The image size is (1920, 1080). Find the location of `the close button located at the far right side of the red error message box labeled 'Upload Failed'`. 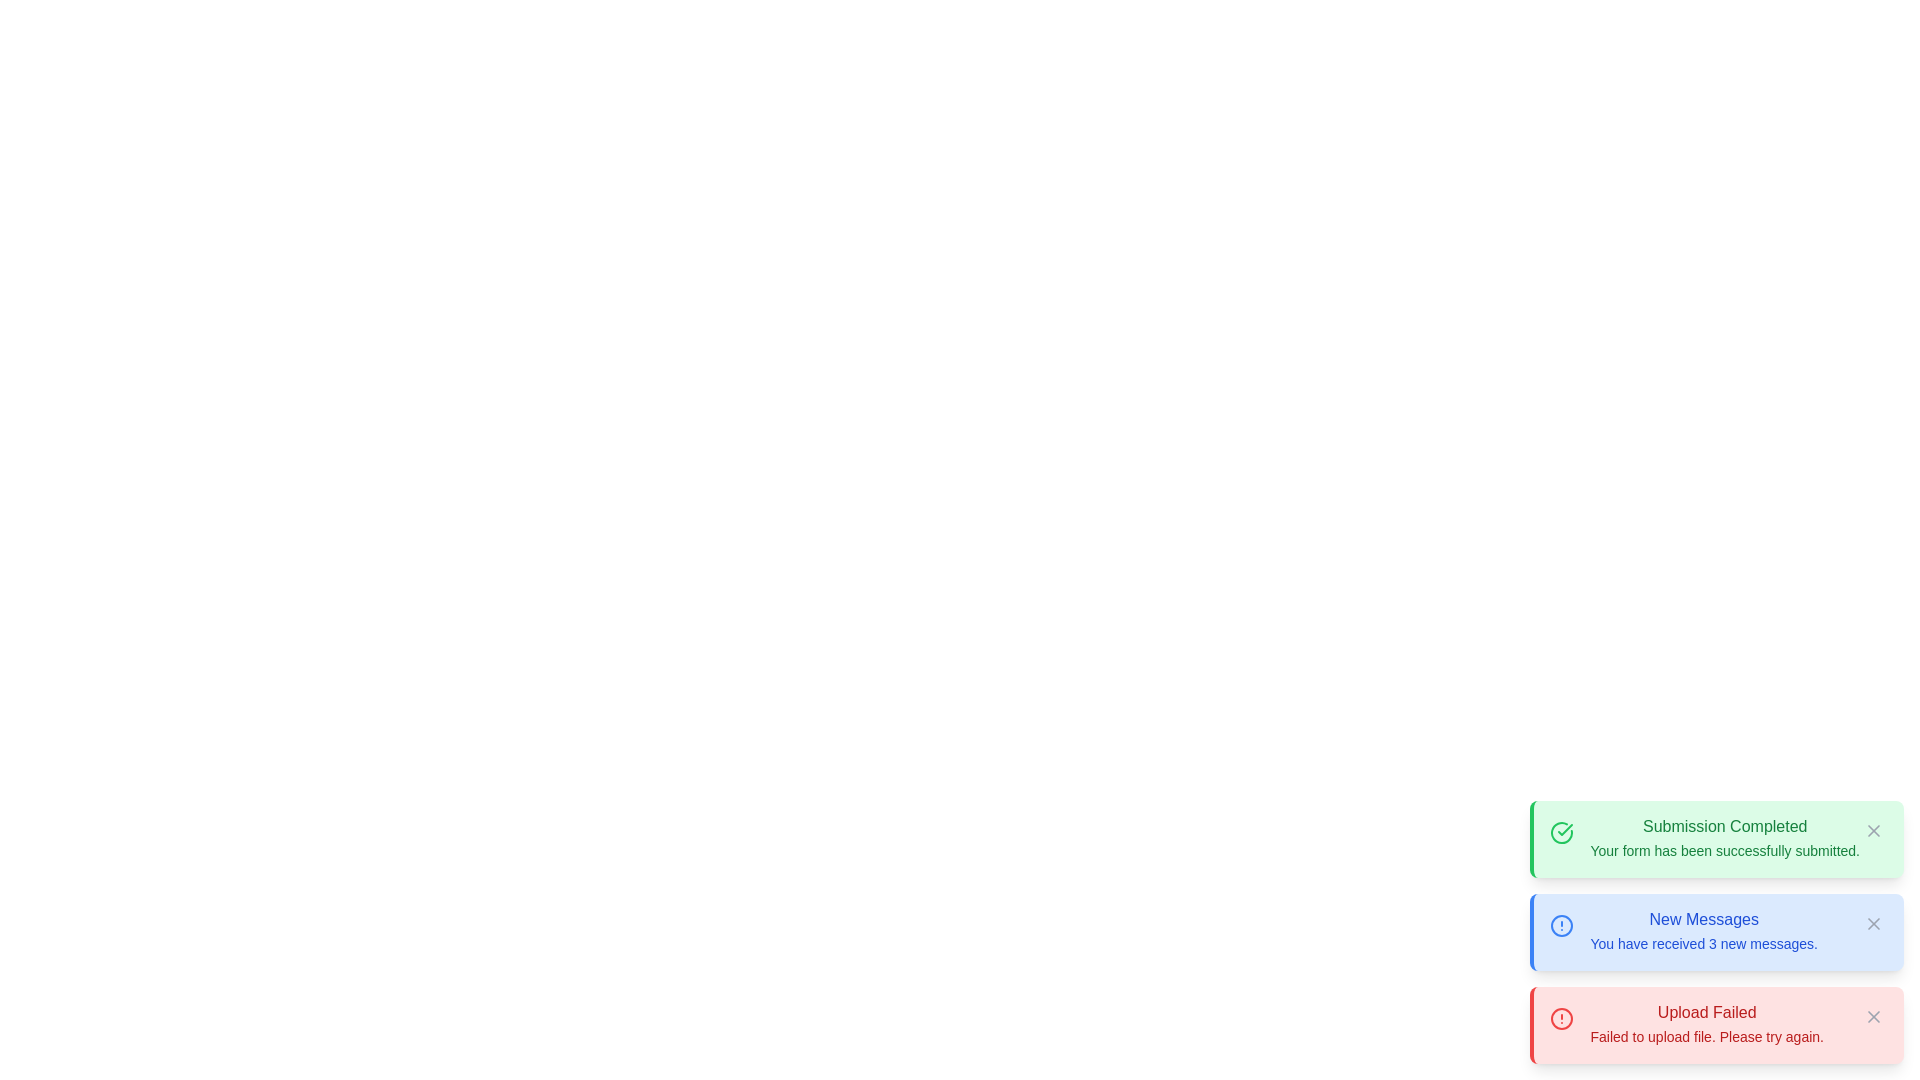

the close button located at the far right side of the red error message box labeled 'Upload Failed' is located at coordinates (1872, 1017).